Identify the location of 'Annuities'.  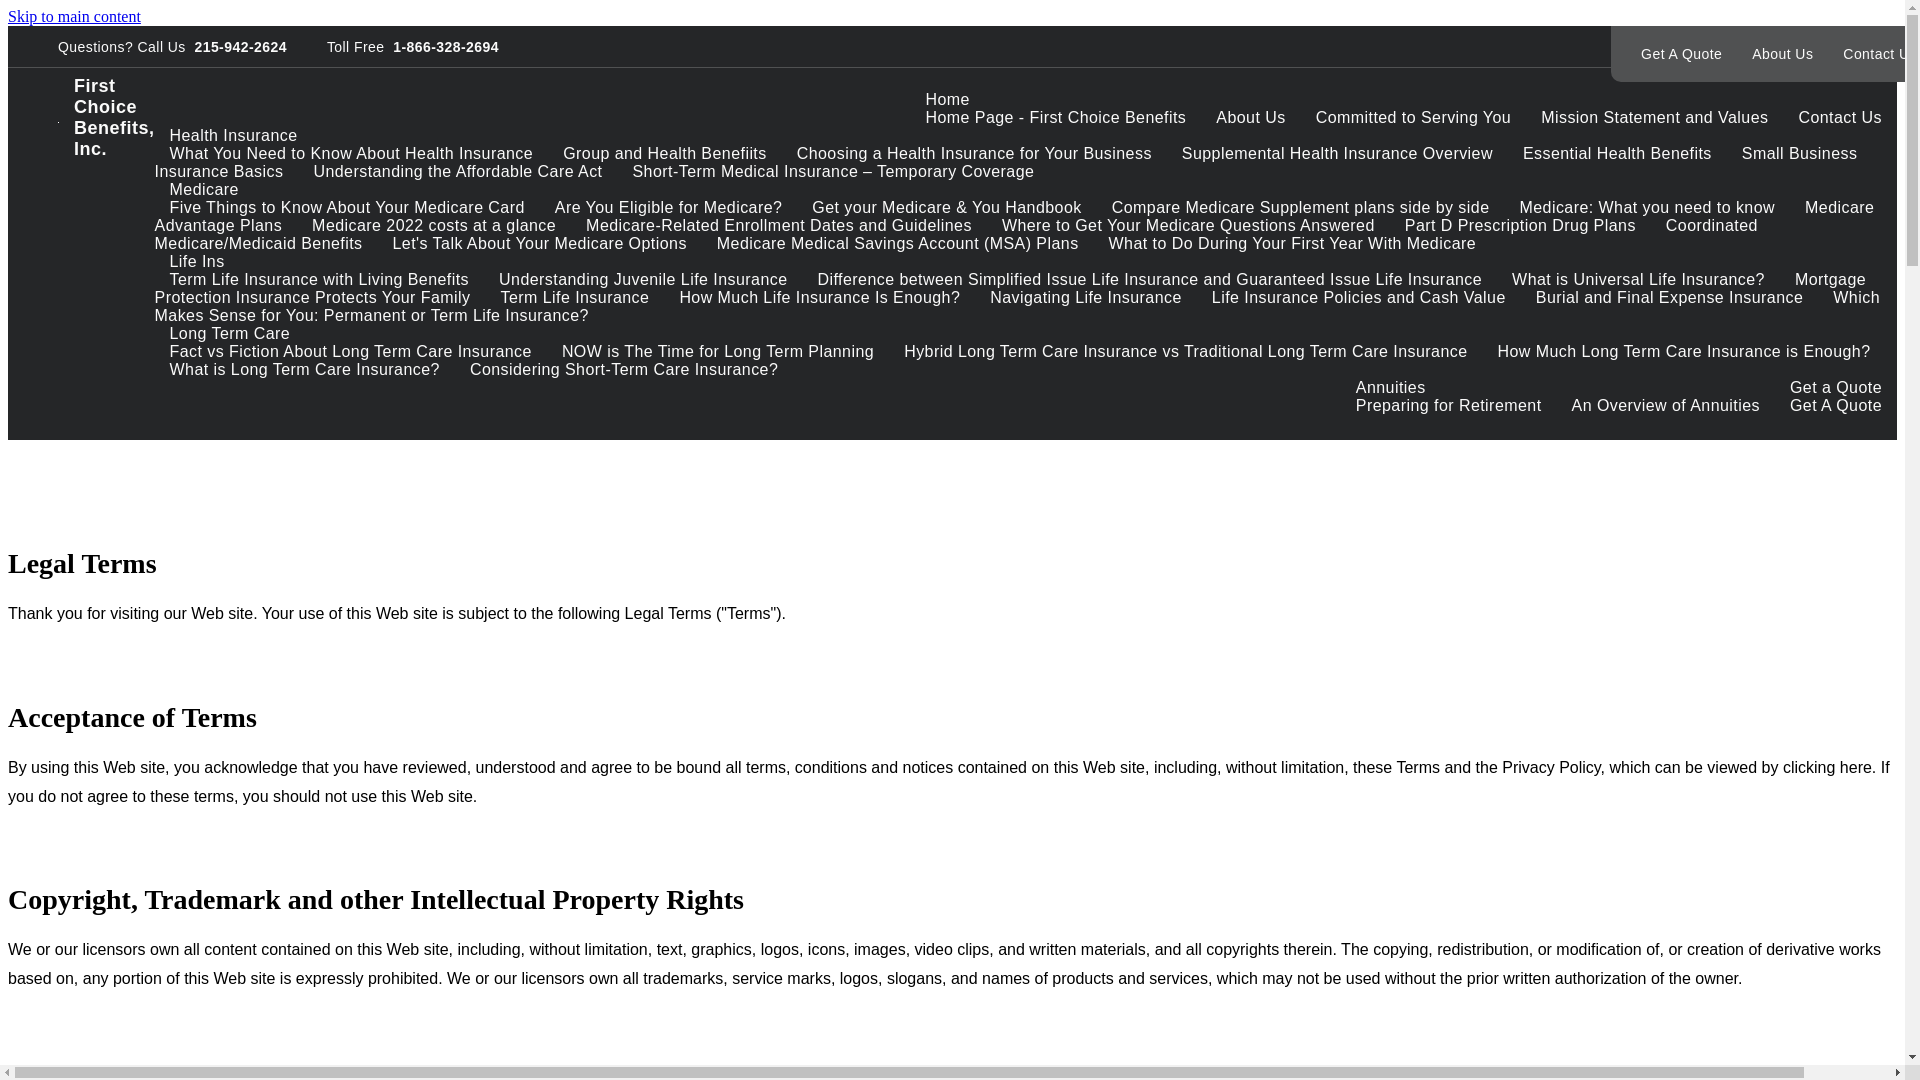
(1390, 387).